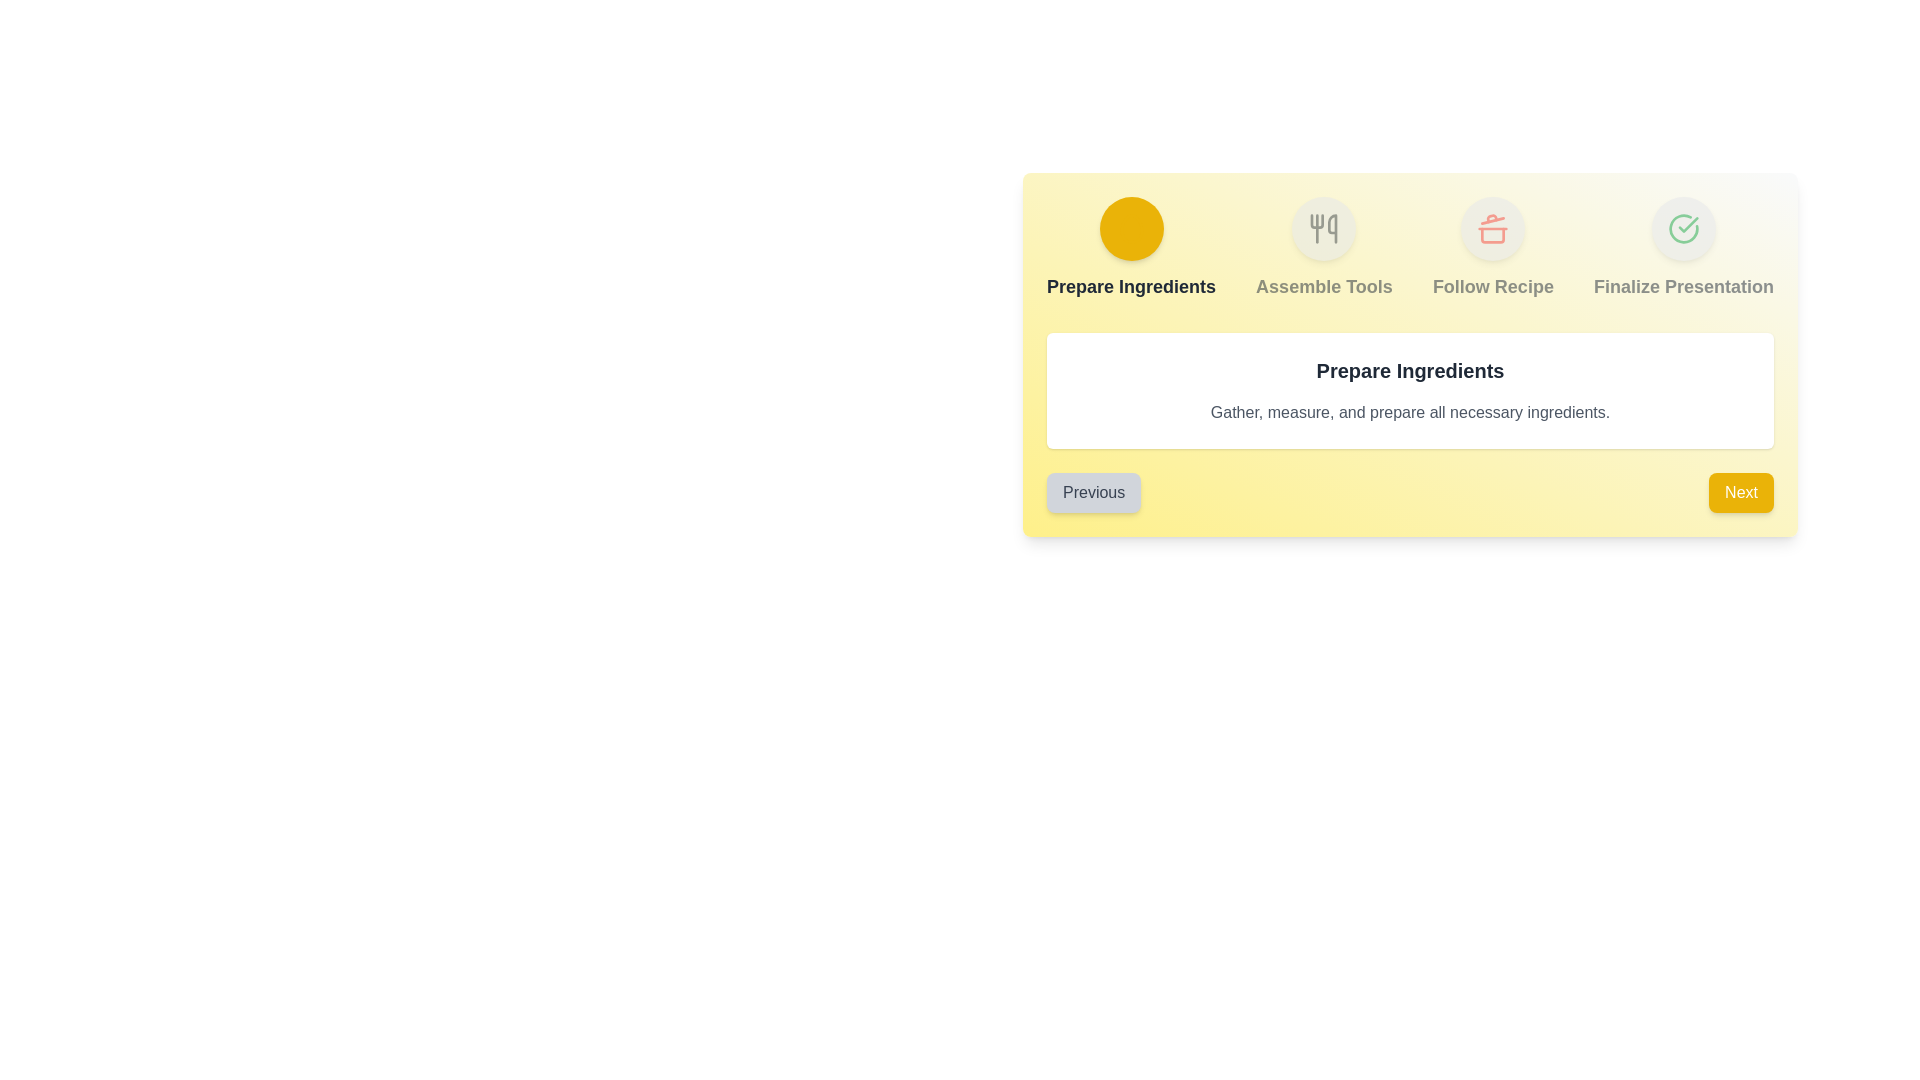 This screenshot has height=1080, width=1920. Describe the element at coordinates (1409, 411) in the screenshot. I see `the Text block element that contains the text 'Gather, measure, and prepare all necessary ingredients.' displayed beneath the header 'Prepare Ingredients'` at that location.